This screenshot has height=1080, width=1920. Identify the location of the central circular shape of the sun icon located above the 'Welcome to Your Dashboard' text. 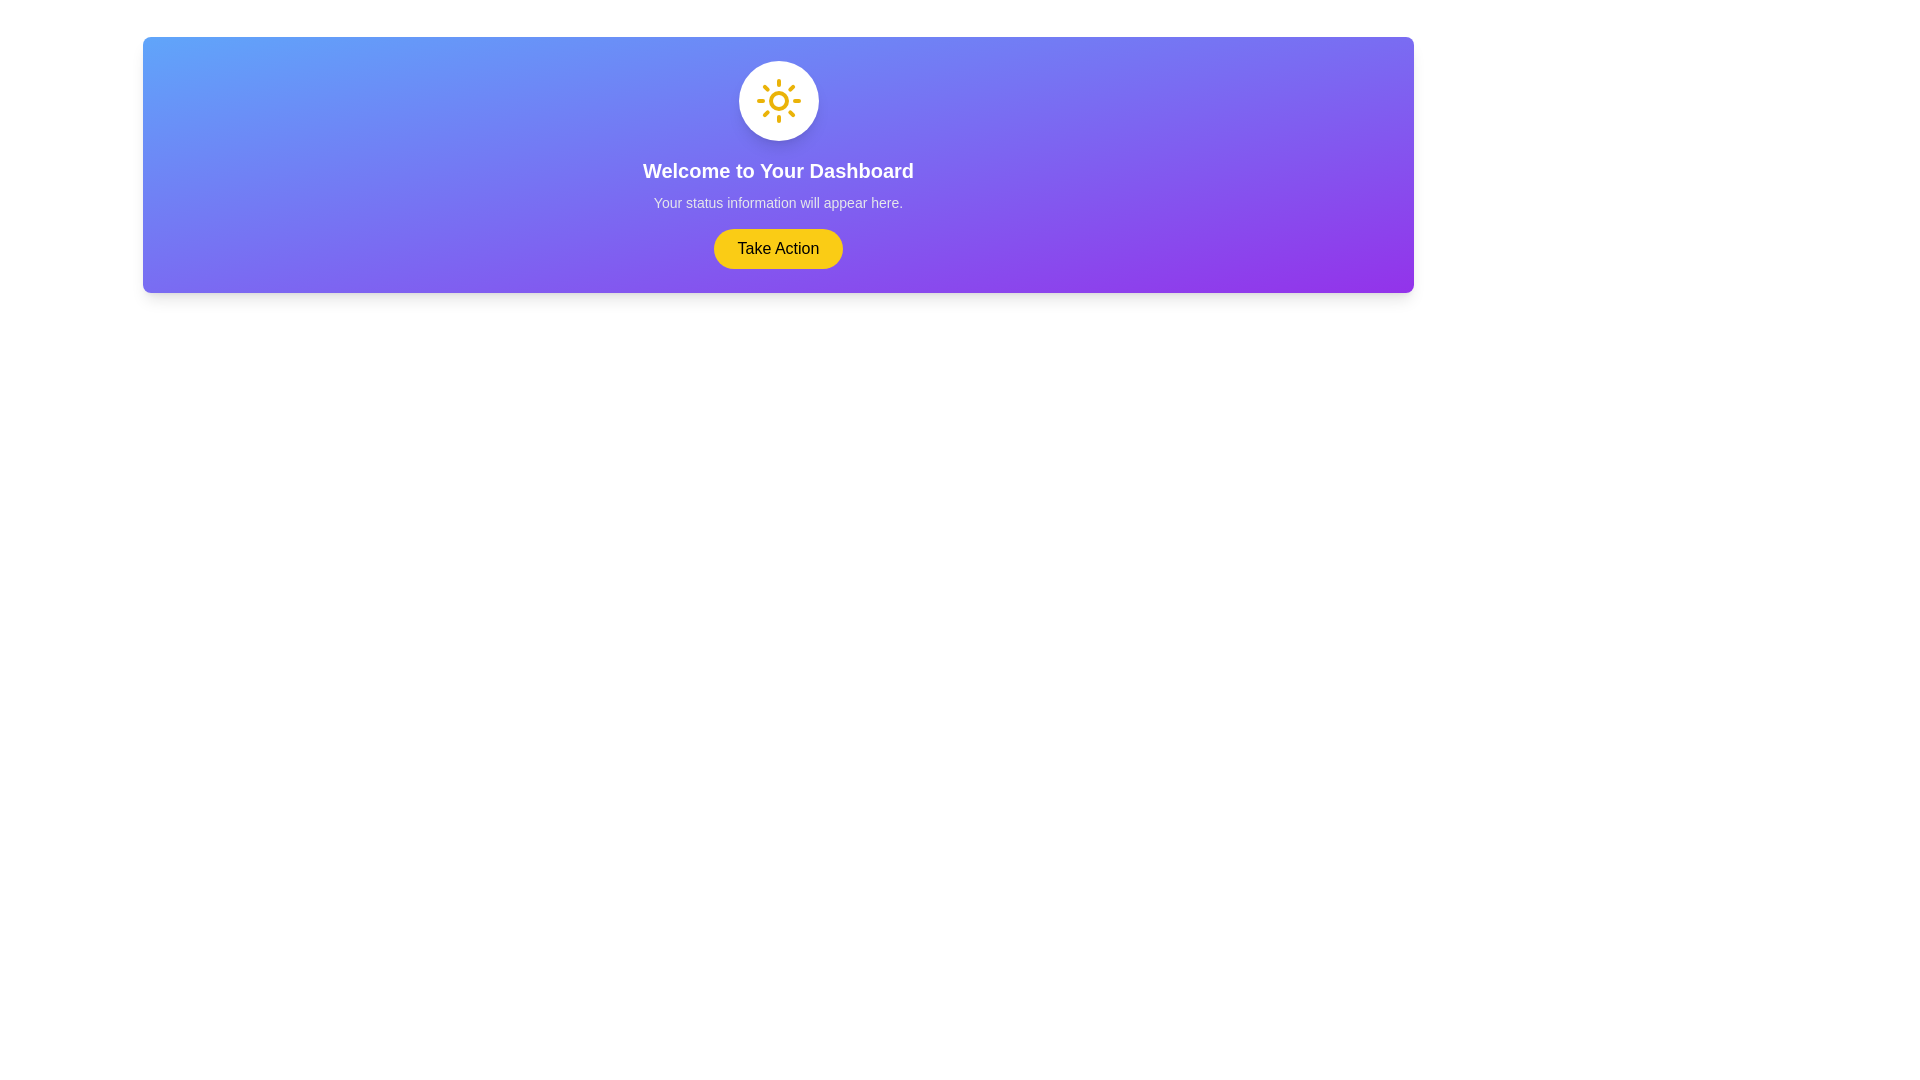
(777, 100).